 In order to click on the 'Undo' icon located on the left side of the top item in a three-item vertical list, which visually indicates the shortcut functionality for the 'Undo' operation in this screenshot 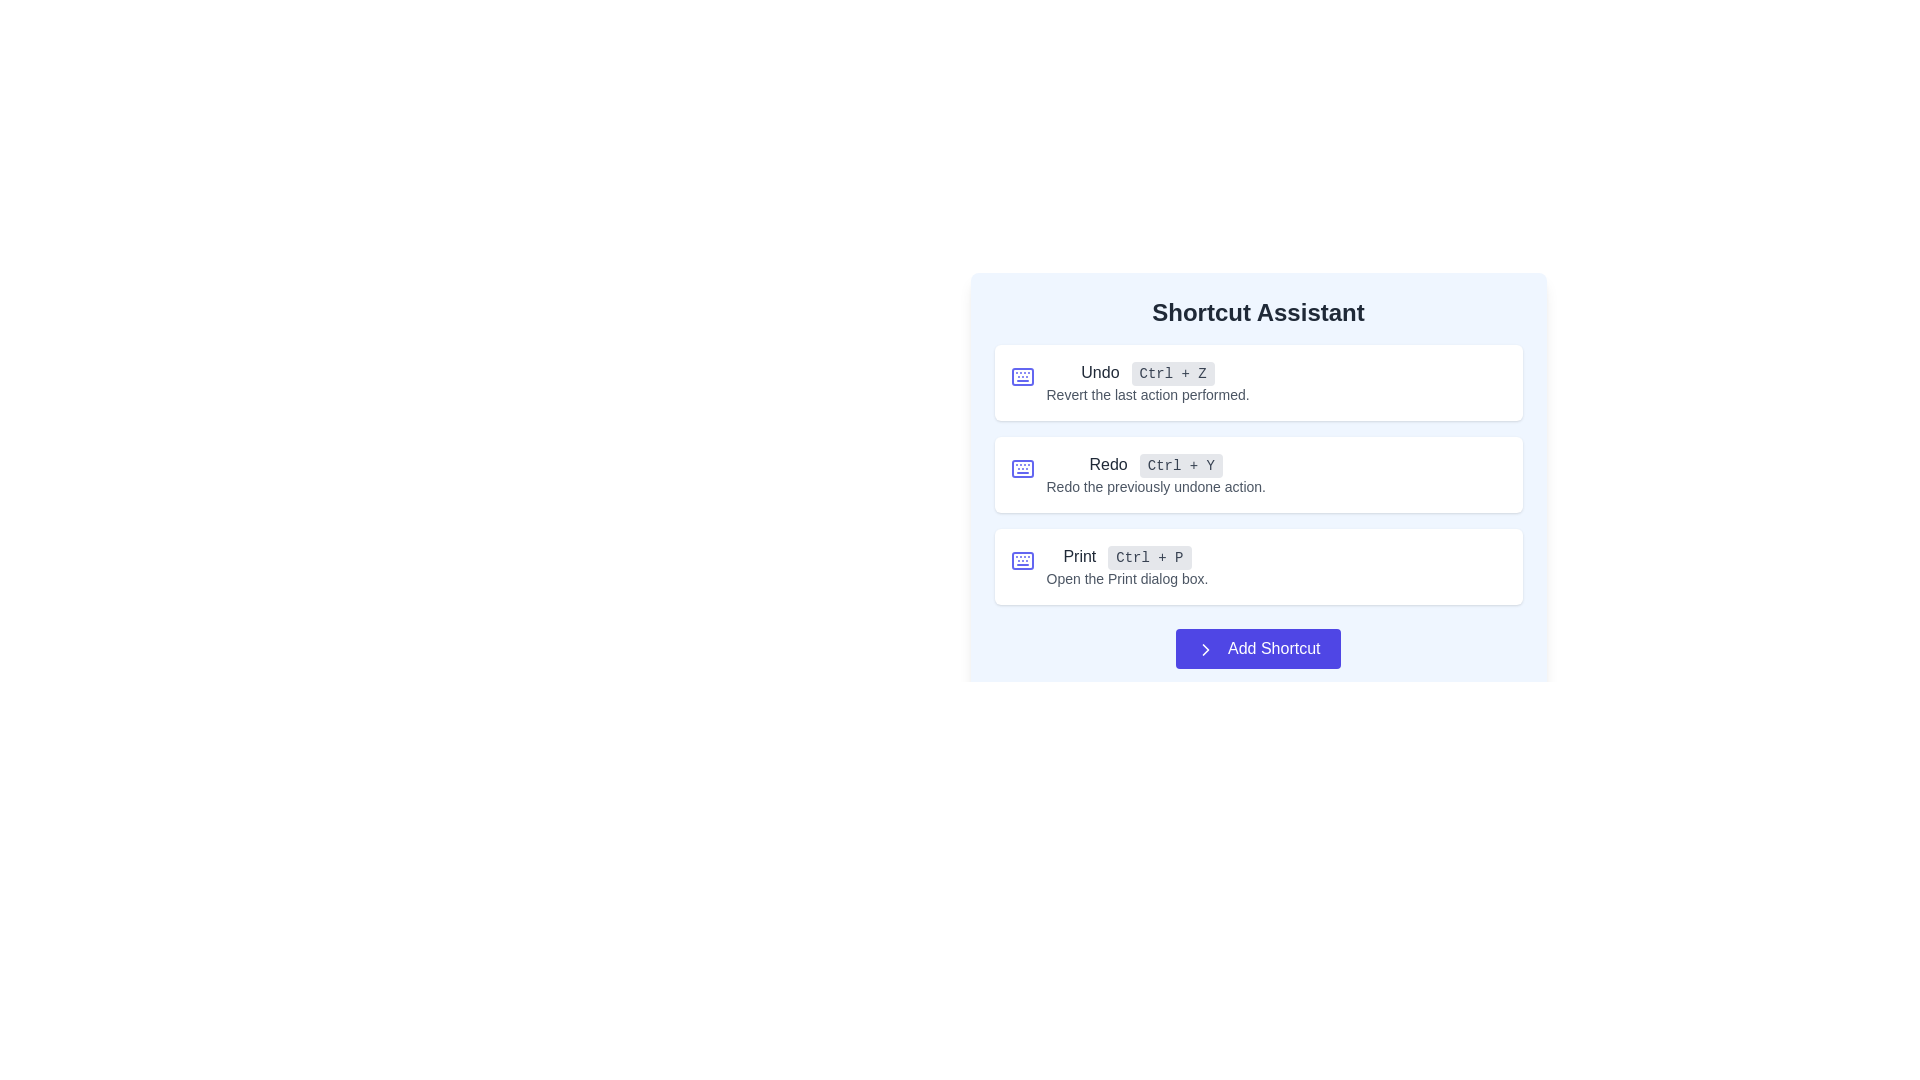, I will do `click(1022, 377)`.